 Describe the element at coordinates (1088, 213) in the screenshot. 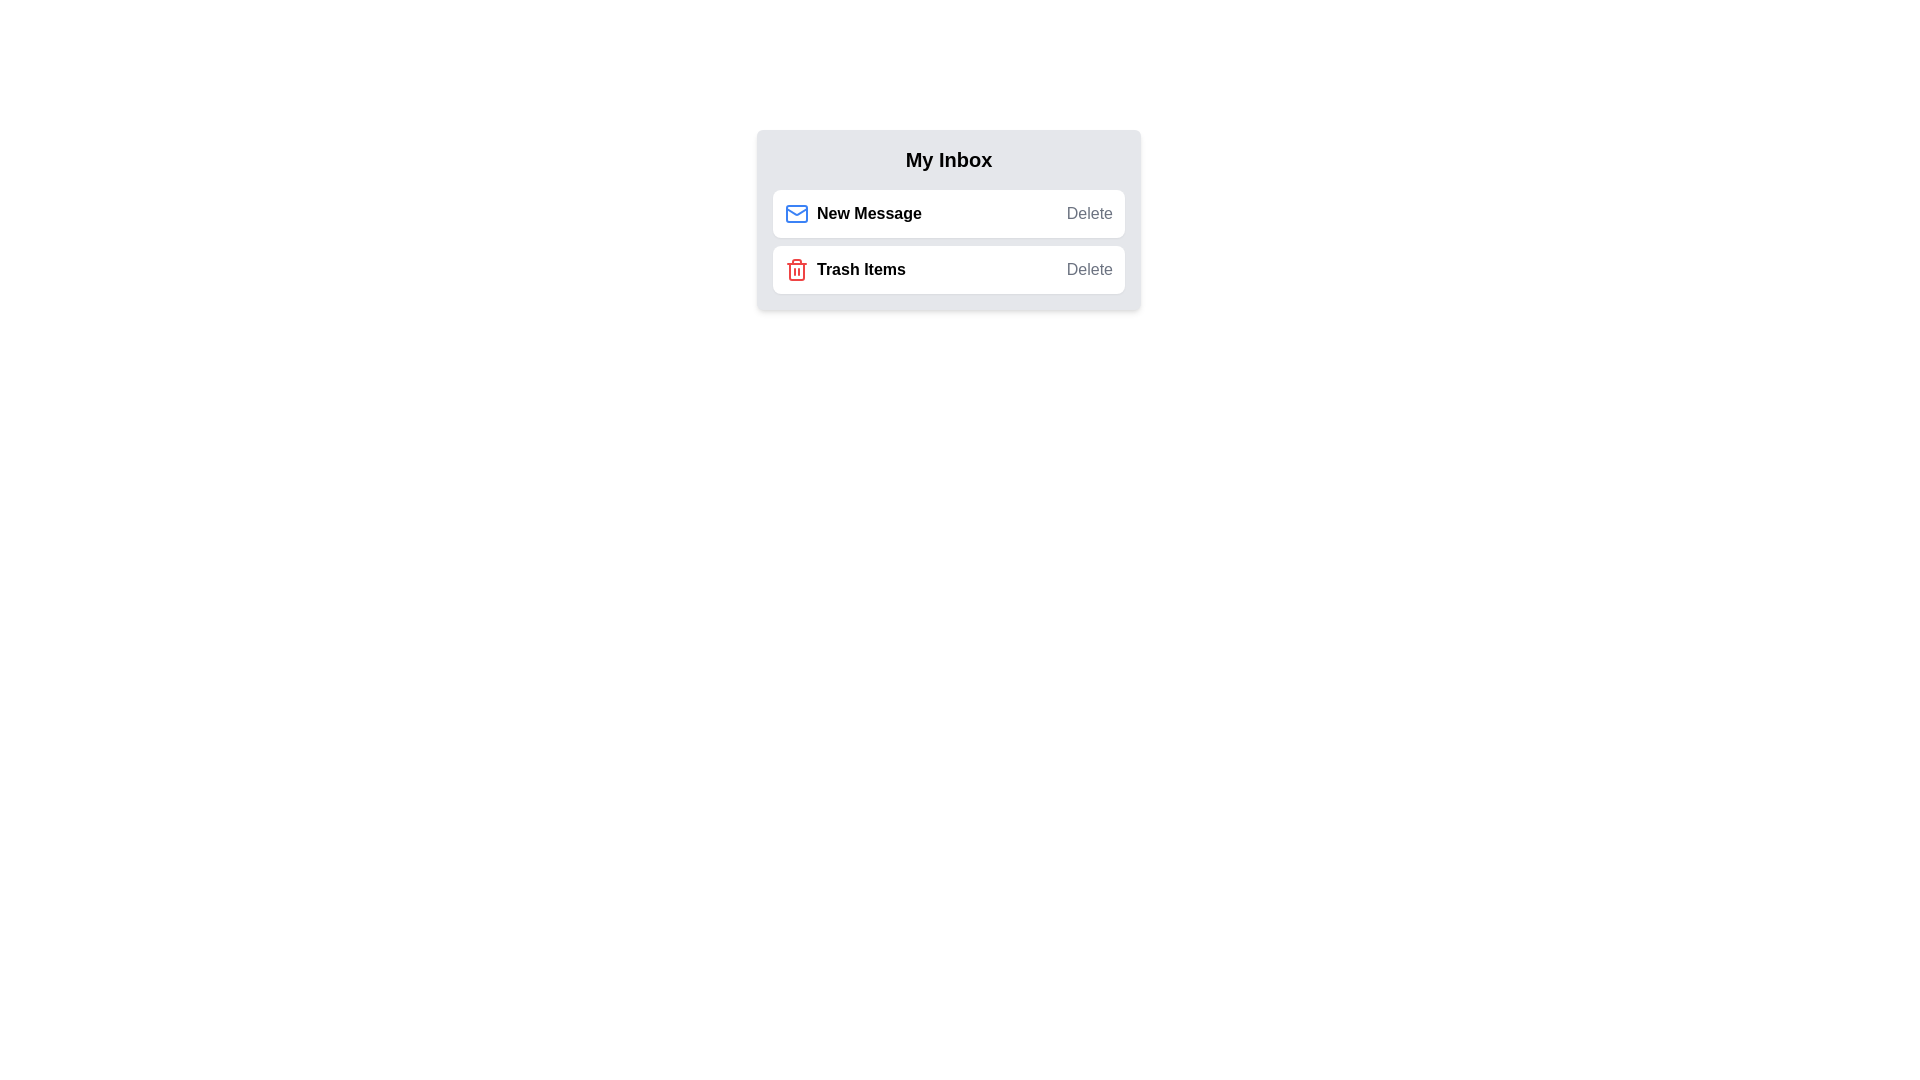

I see `the 'Delete' button for New Message` at that location.